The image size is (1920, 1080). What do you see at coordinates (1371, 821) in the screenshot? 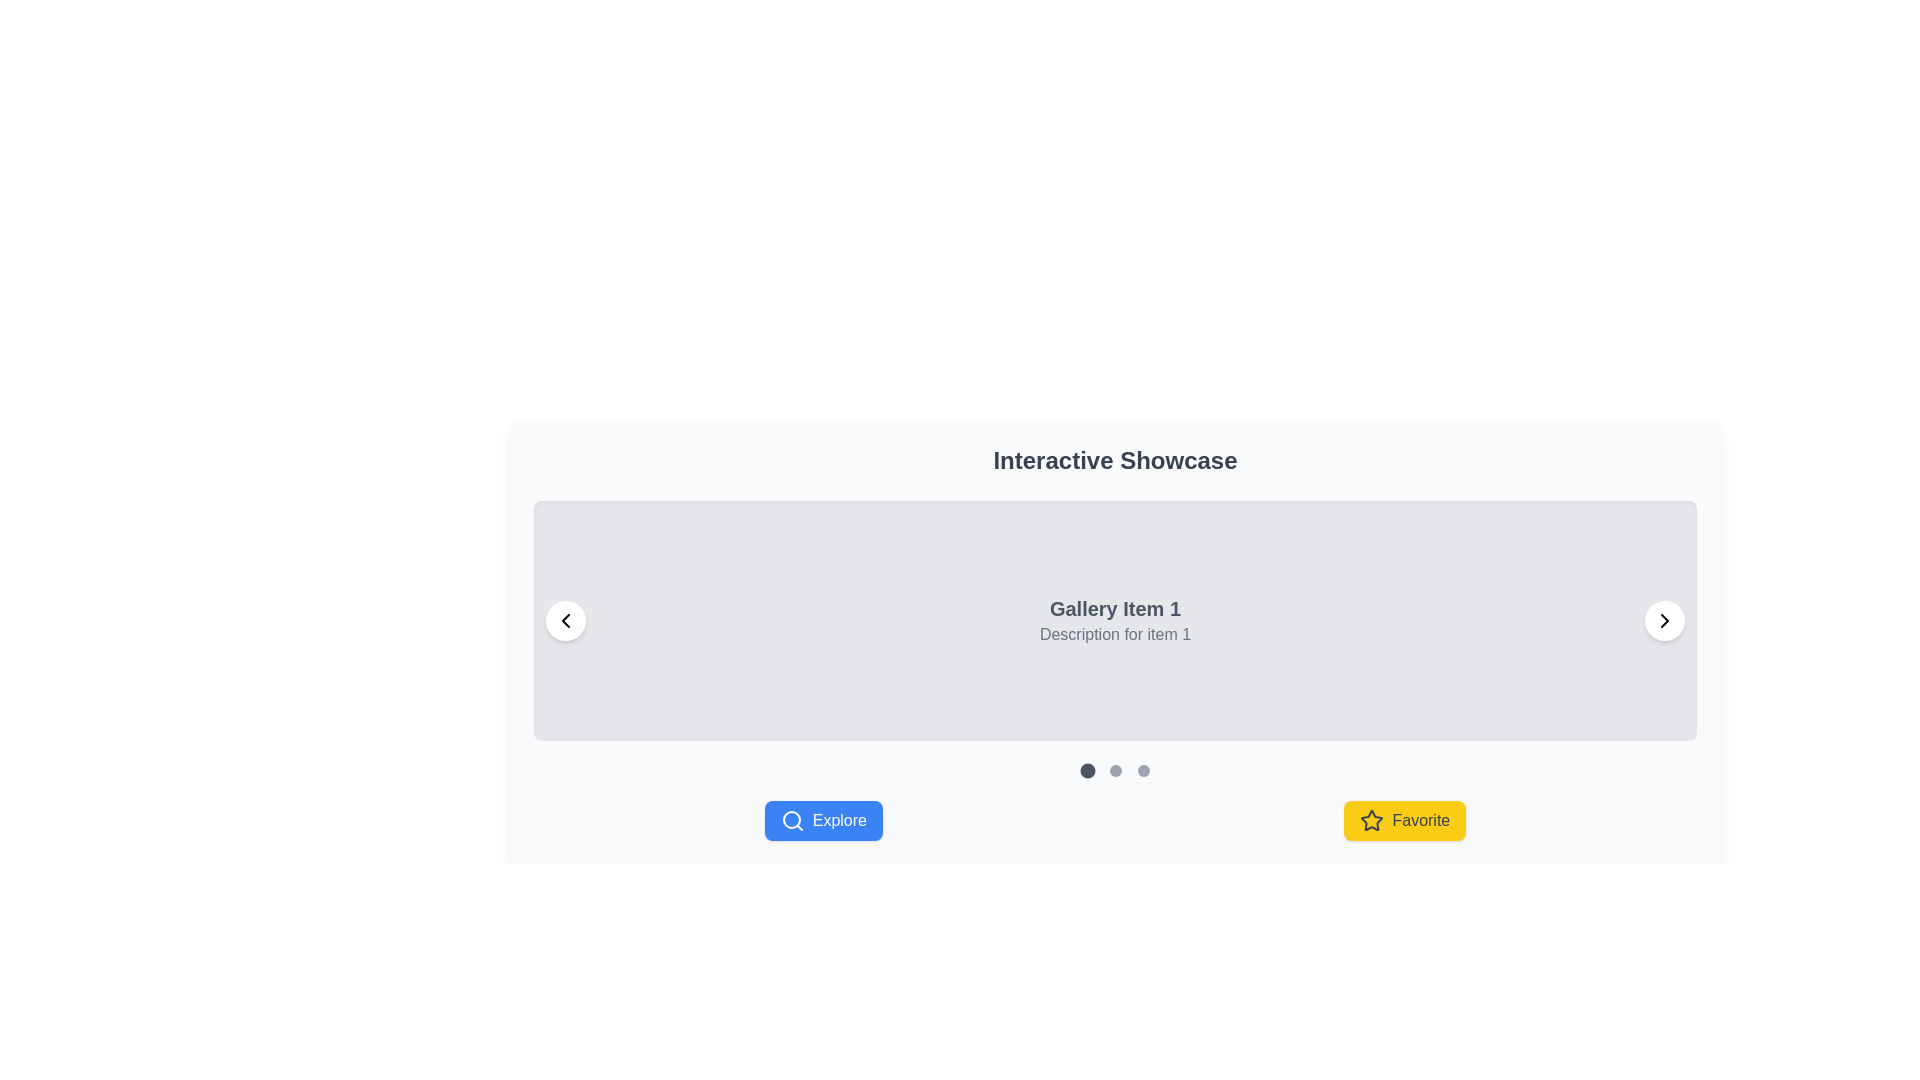
I see `the star icon inside the yellow 'Favorite' button at the bottom-right of the interface` at bounding box center [1371, 821].